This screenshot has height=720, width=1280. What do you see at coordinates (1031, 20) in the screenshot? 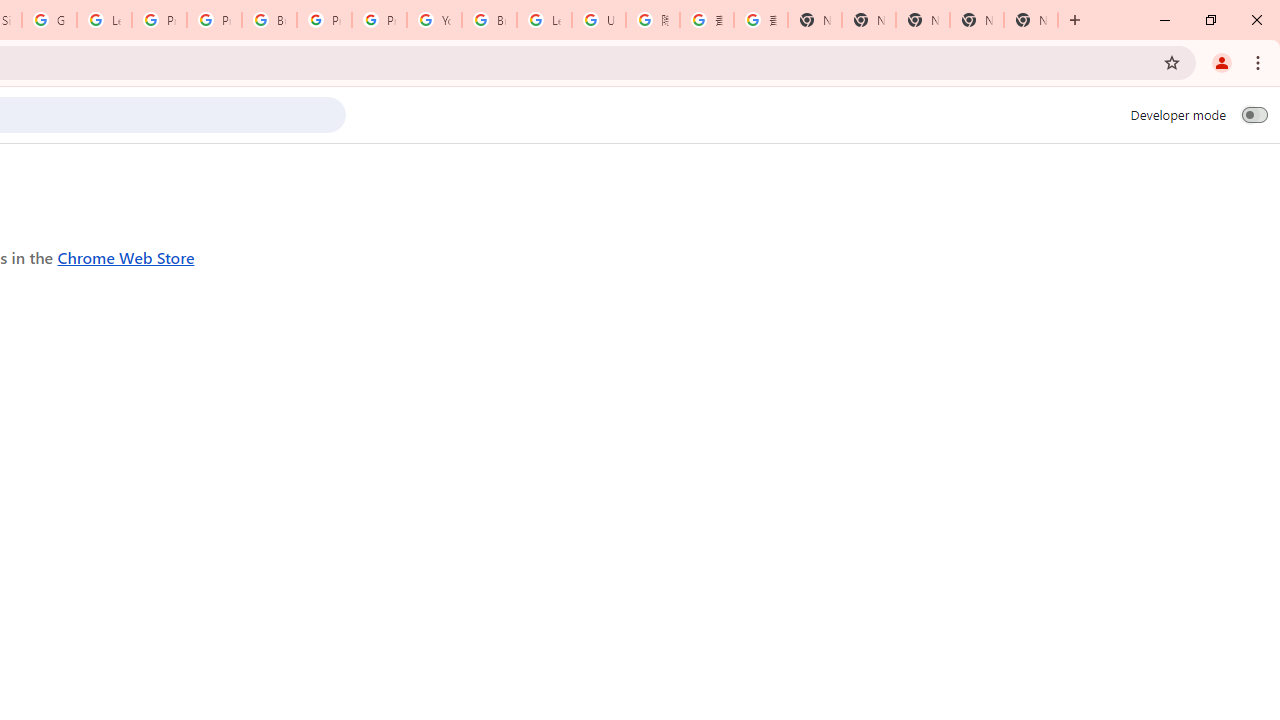
I see `'New Tab'` at bounding box center [1031, 20].